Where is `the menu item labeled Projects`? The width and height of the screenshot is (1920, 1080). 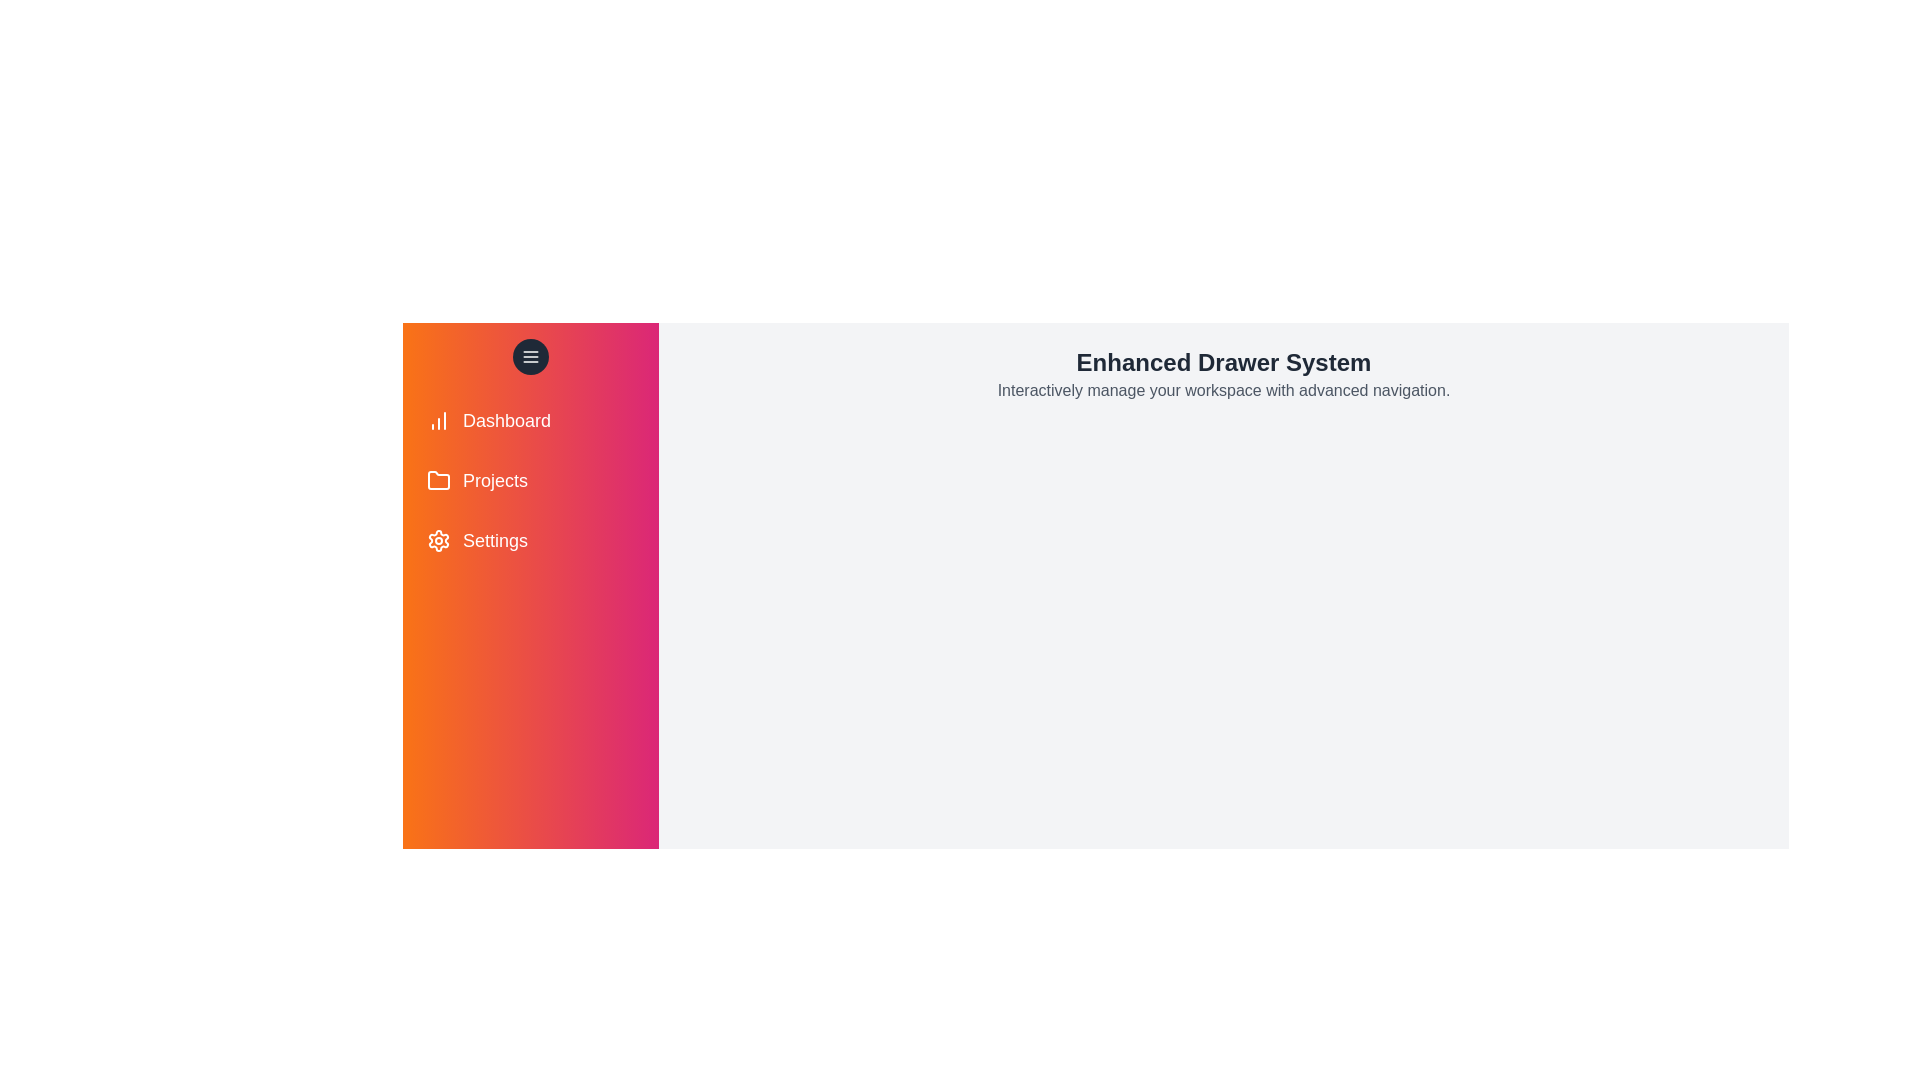
the menu item labeled Projects is located at coordinates (531, 481).